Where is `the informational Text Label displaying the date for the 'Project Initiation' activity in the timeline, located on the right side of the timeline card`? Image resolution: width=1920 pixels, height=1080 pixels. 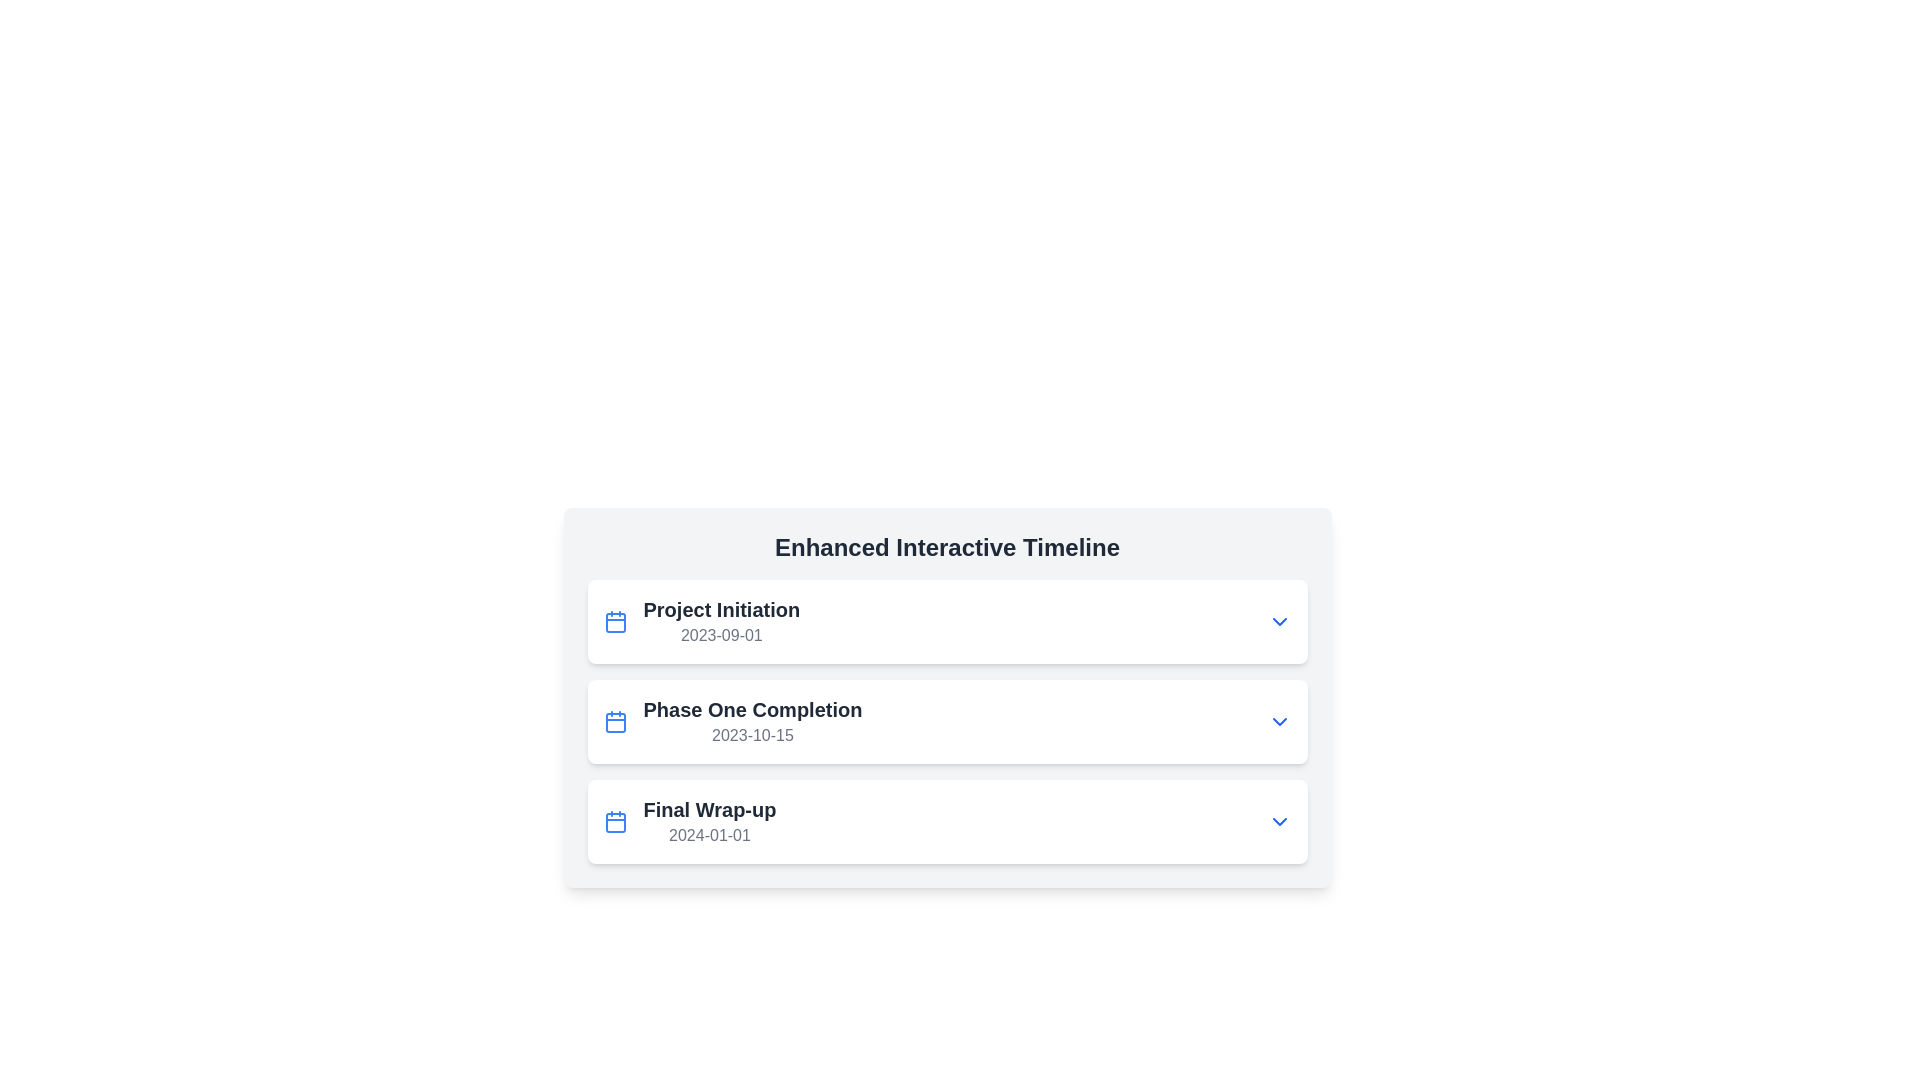
the informational Text Label displaying the date for the 'Project Initiation' activity in the timeline, located on the right side of the timeline card is located at coordinates (720, 636).